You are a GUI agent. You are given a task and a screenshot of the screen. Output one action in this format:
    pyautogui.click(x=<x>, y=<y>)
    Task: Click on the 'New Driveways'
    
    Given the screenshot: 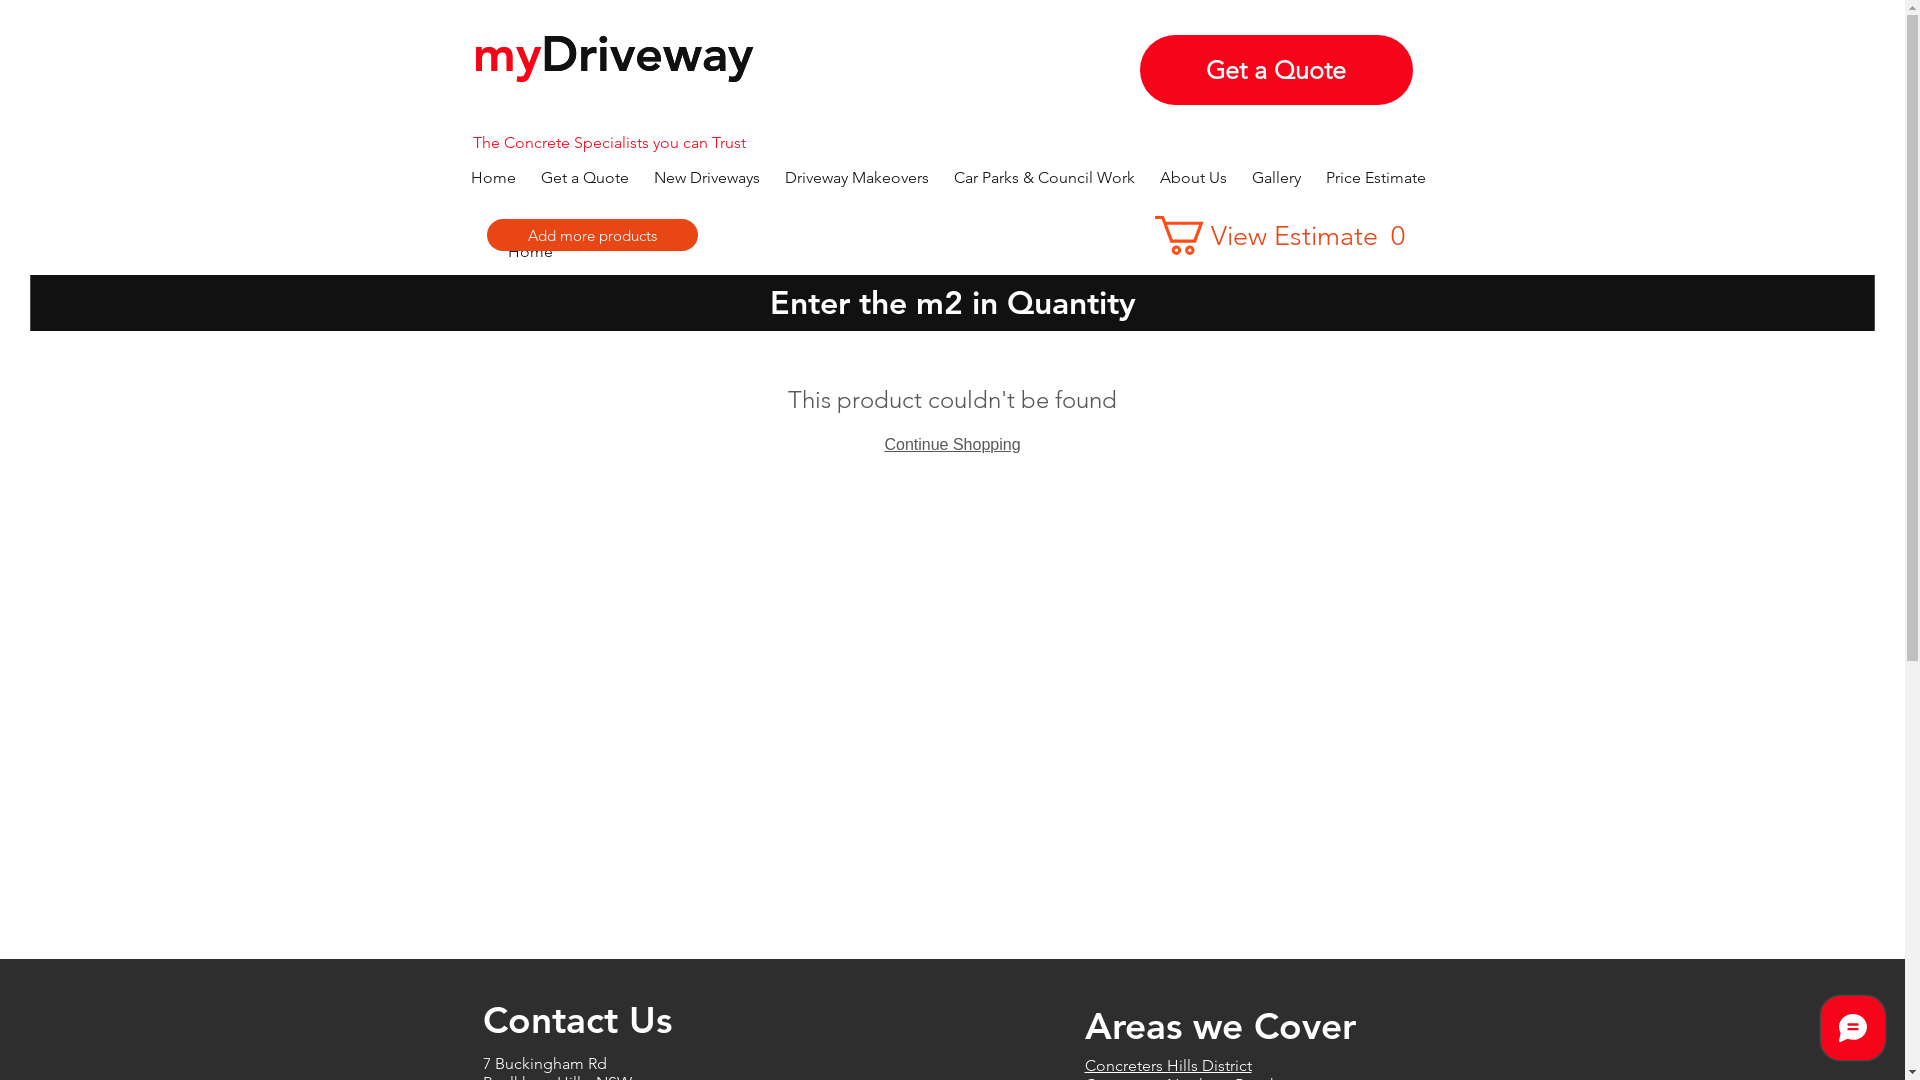 What is the action you would take?
    pyautogui.click(x=709, y=176)
    